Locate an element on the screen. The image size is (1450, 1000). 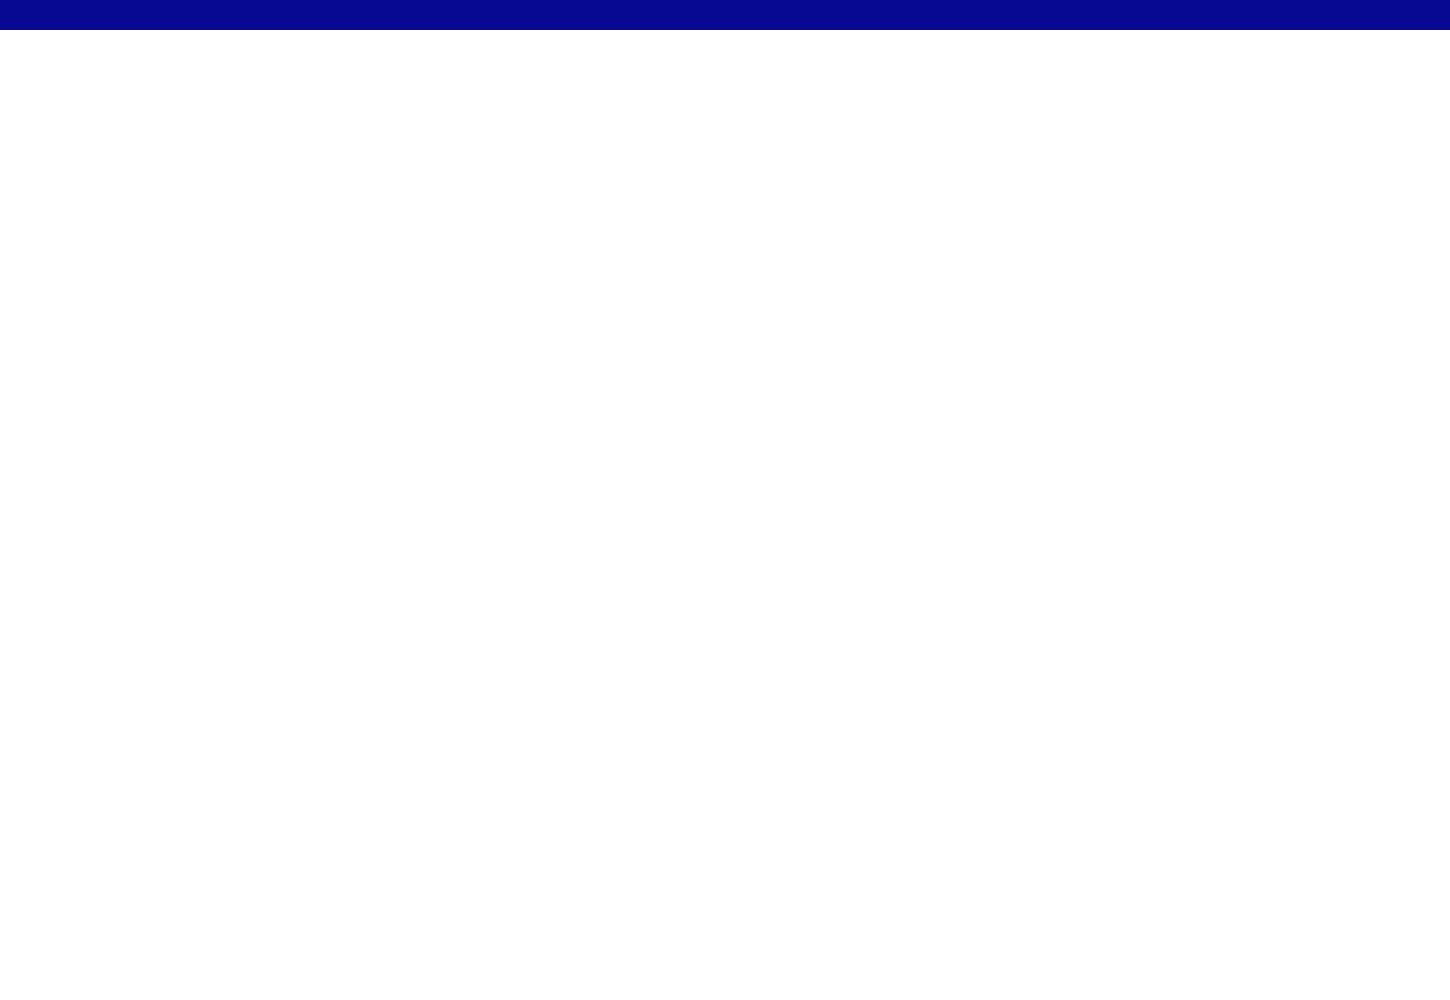
'Travel Grants' is located at coordinates (565, 24).